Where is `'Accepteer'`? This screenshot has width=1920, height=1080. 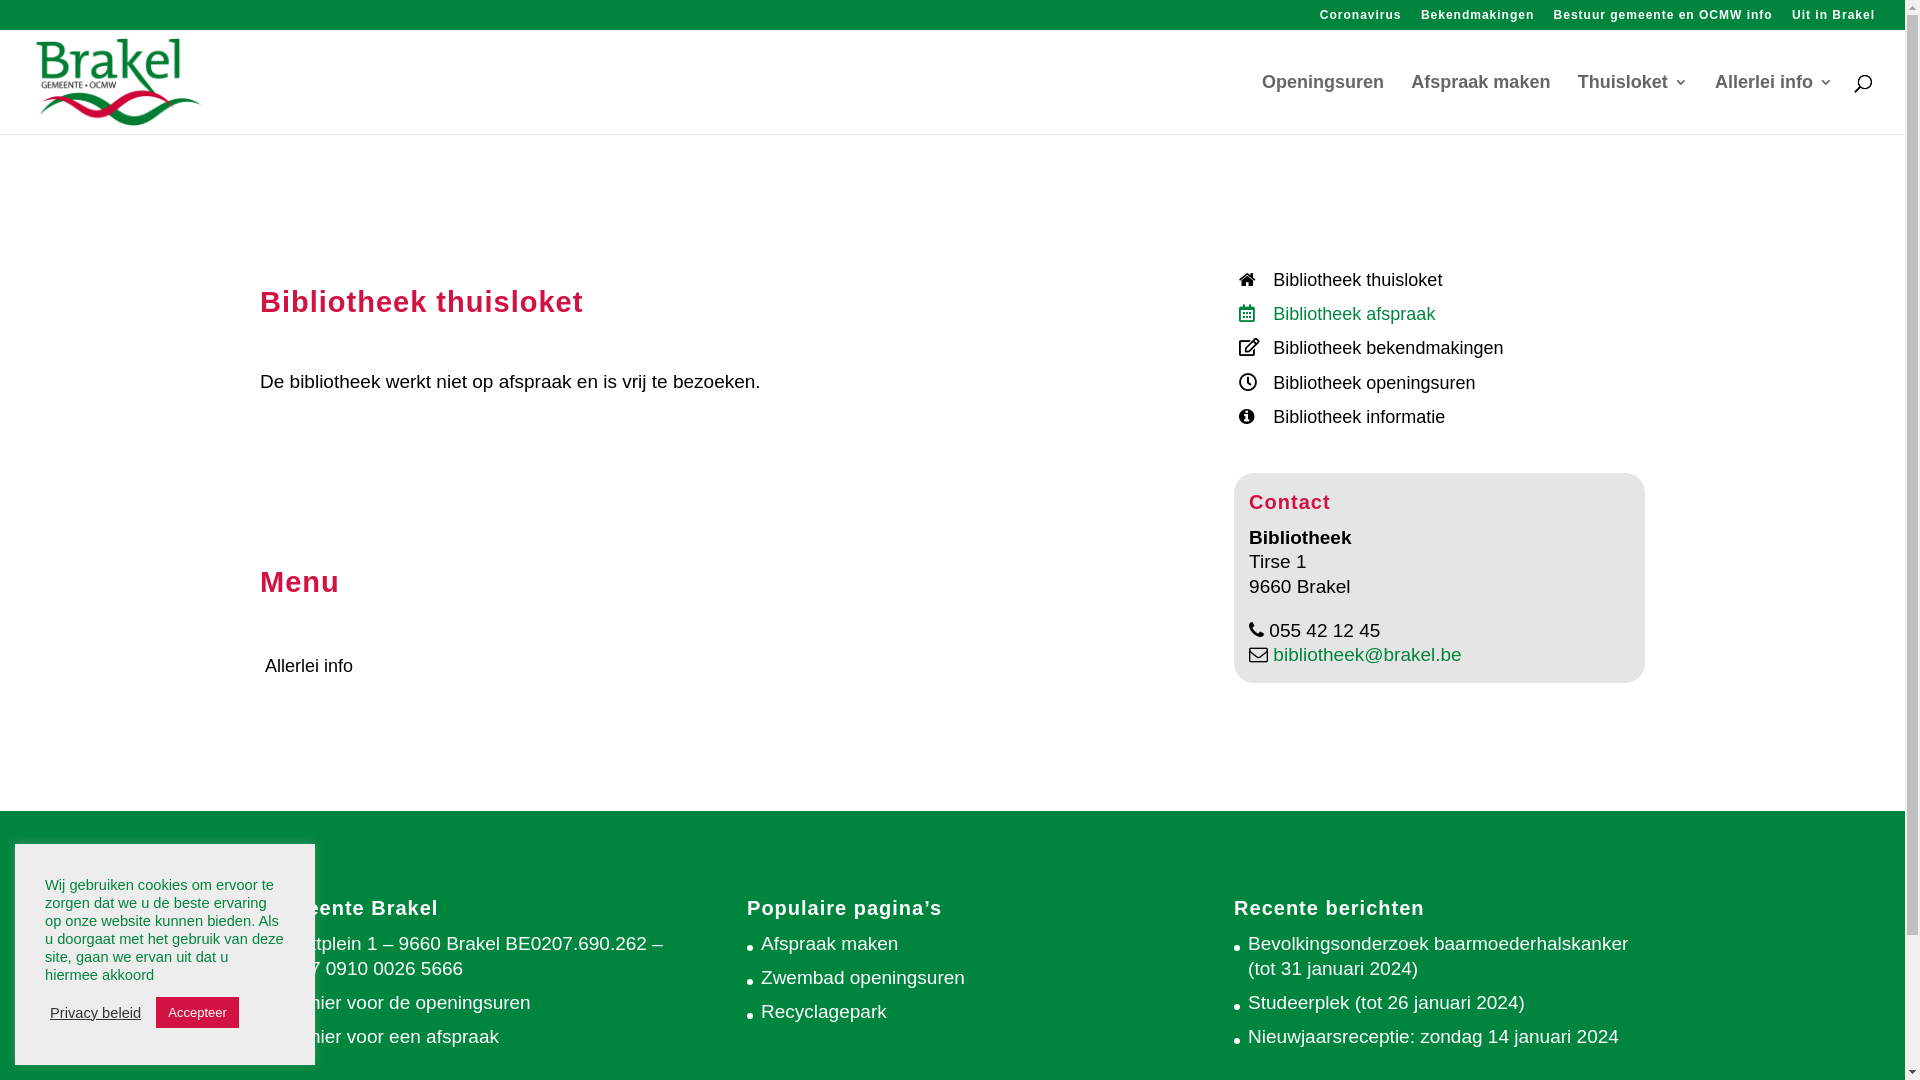
'Accepteer' is located at coordinates (197, 1012).